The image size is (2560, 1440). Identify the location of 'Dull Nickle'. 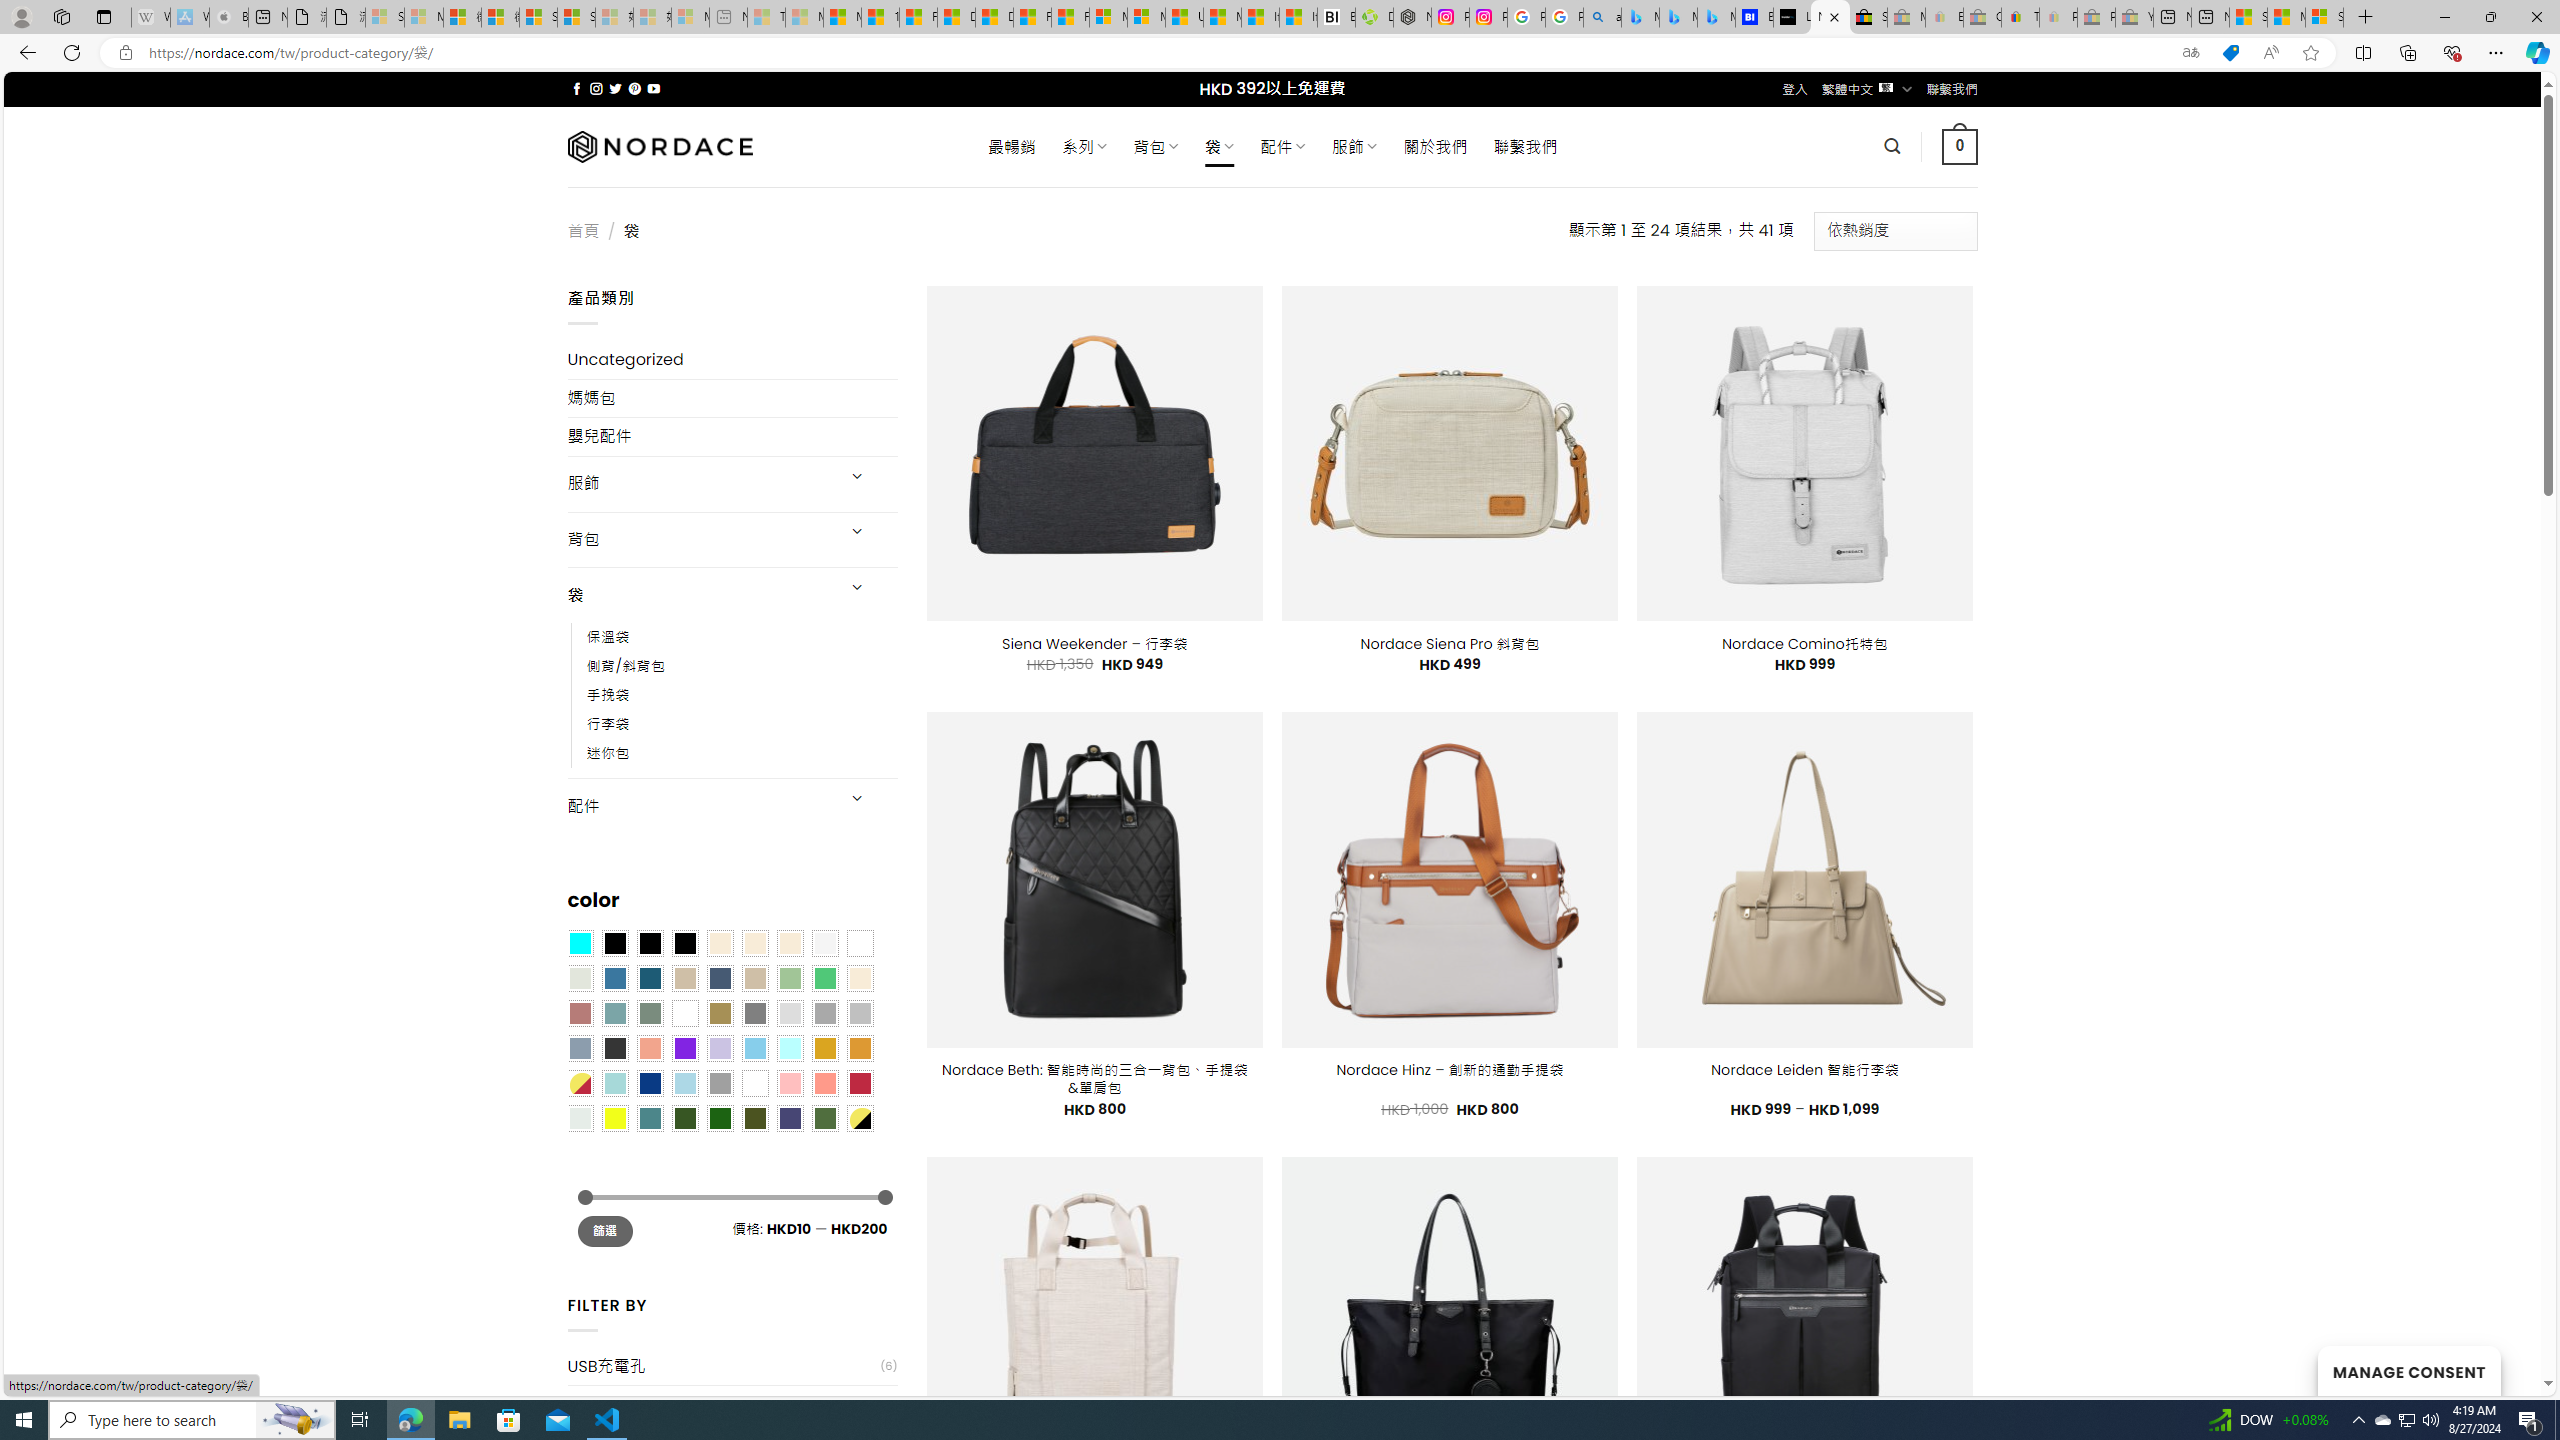
(578, 1117).